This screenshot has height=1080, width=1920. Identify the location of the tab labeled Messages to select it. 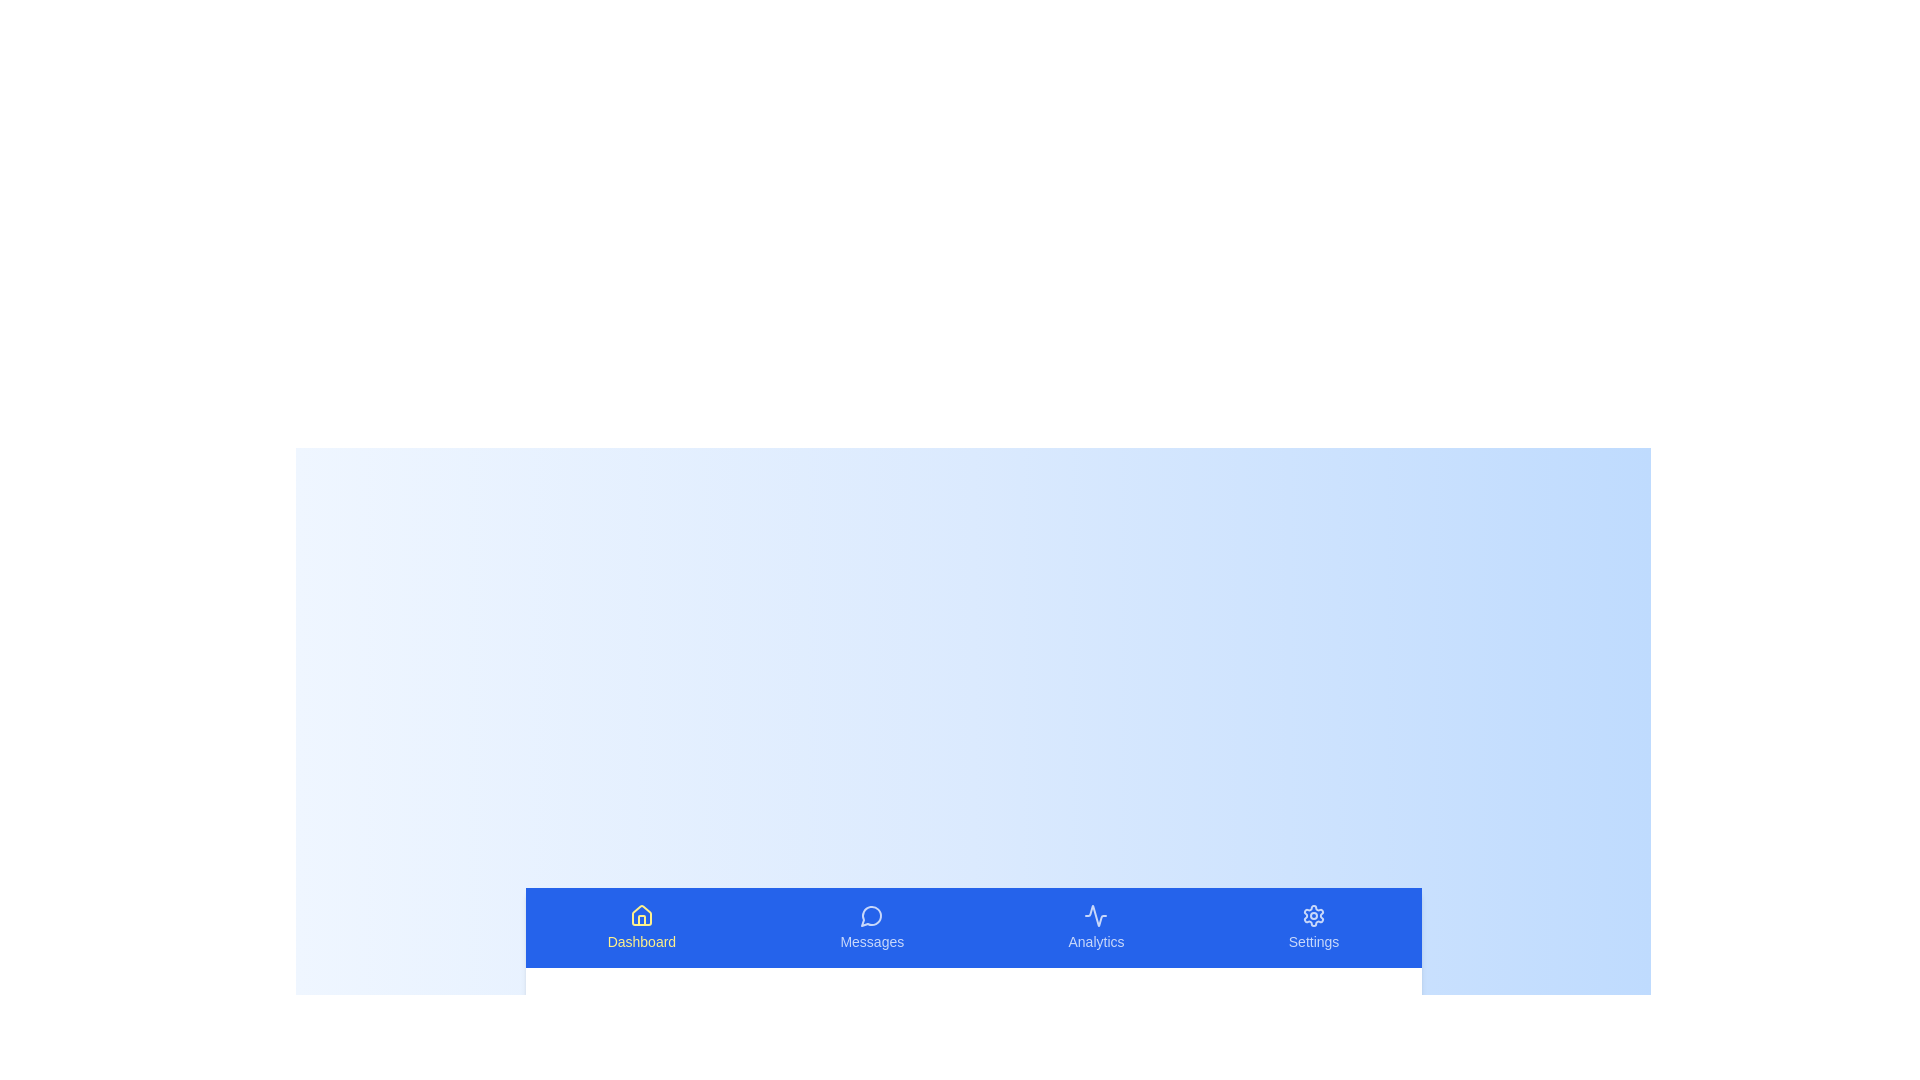
(872, 928).